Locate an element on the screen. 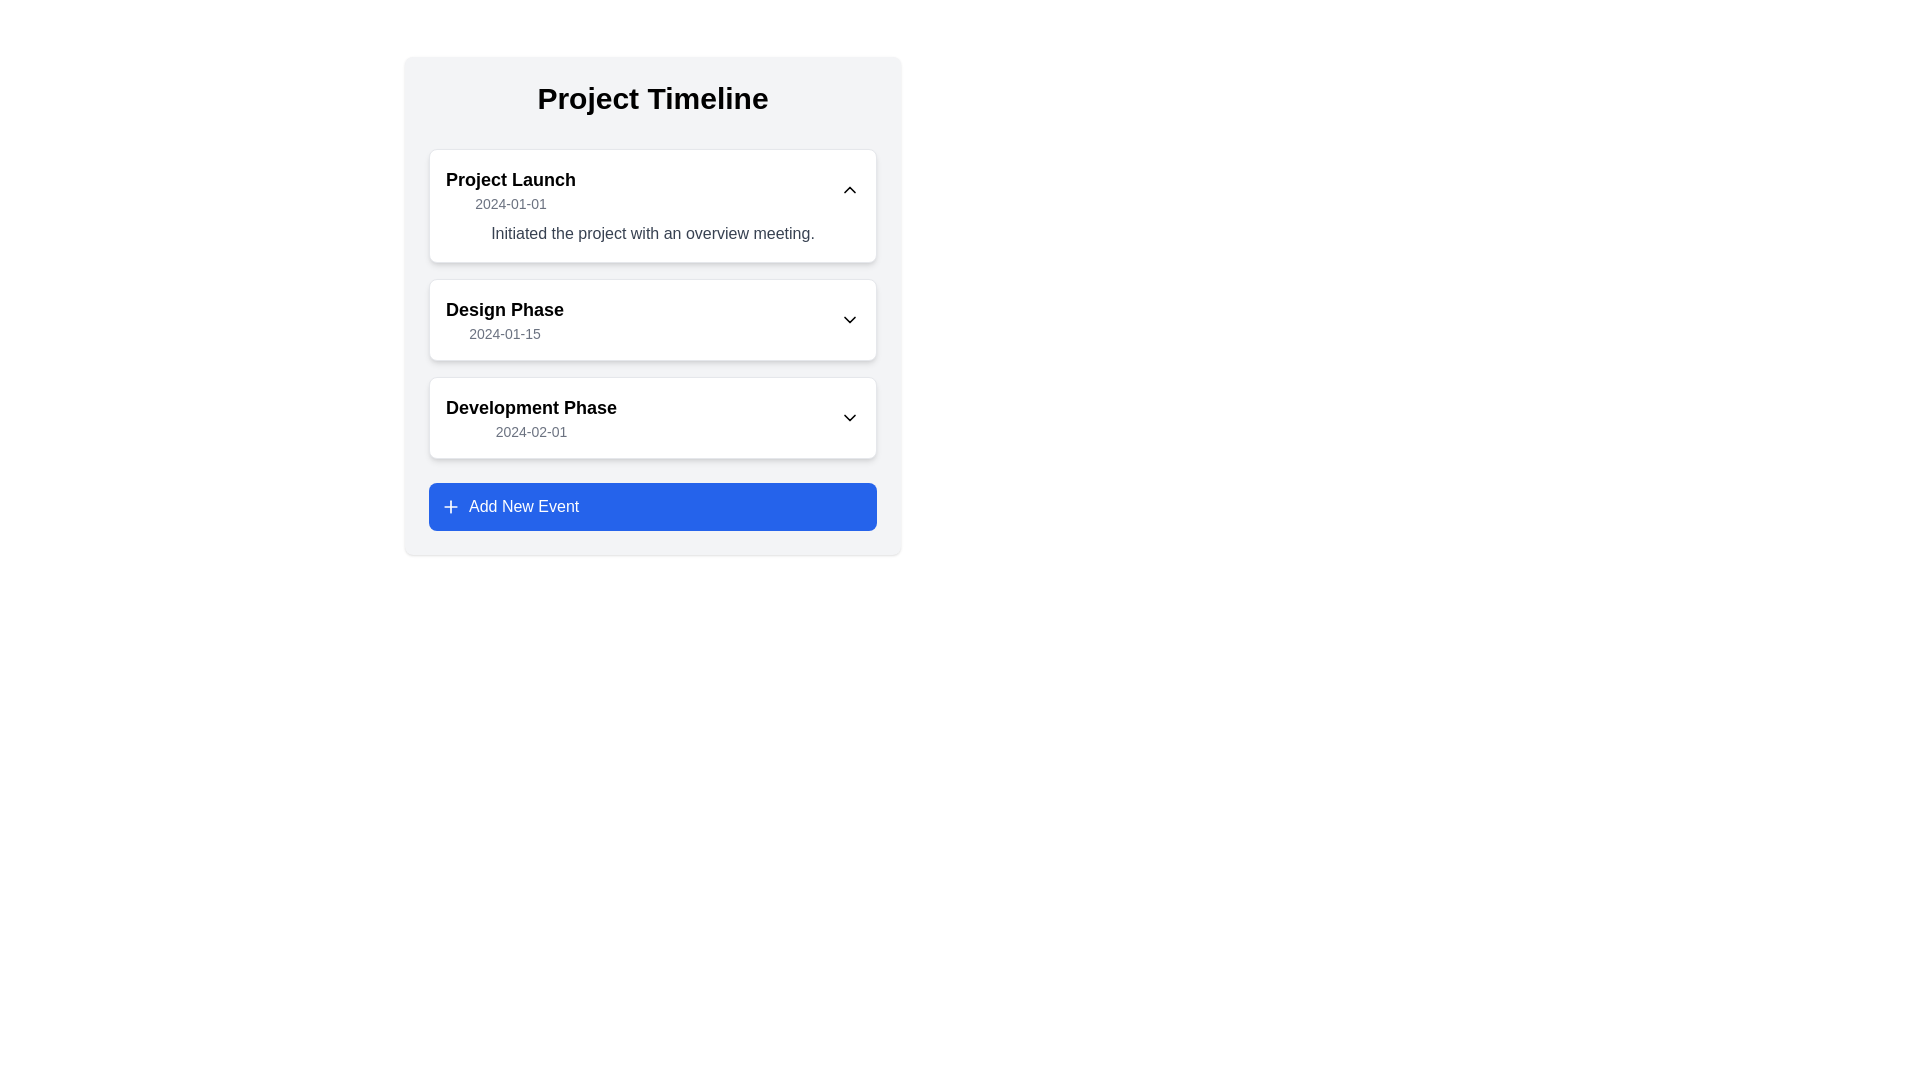 This screenshot has width=1920, height=1080. the static text display showing the date '2024-02-01' located in the 'Development Phase' section of the timeline interface is located at coordinates (531, 431).